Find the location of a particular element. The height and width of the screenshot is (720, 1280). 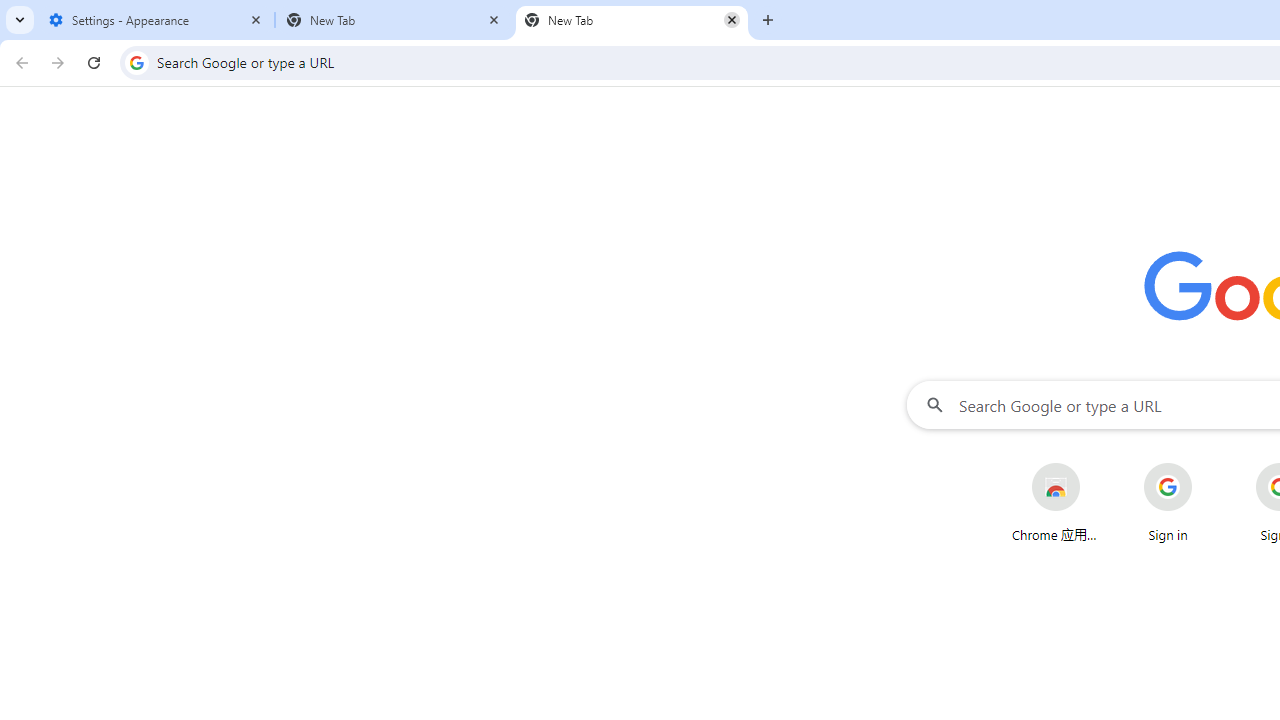

'New Tab' is located at coordinates (631, 20).